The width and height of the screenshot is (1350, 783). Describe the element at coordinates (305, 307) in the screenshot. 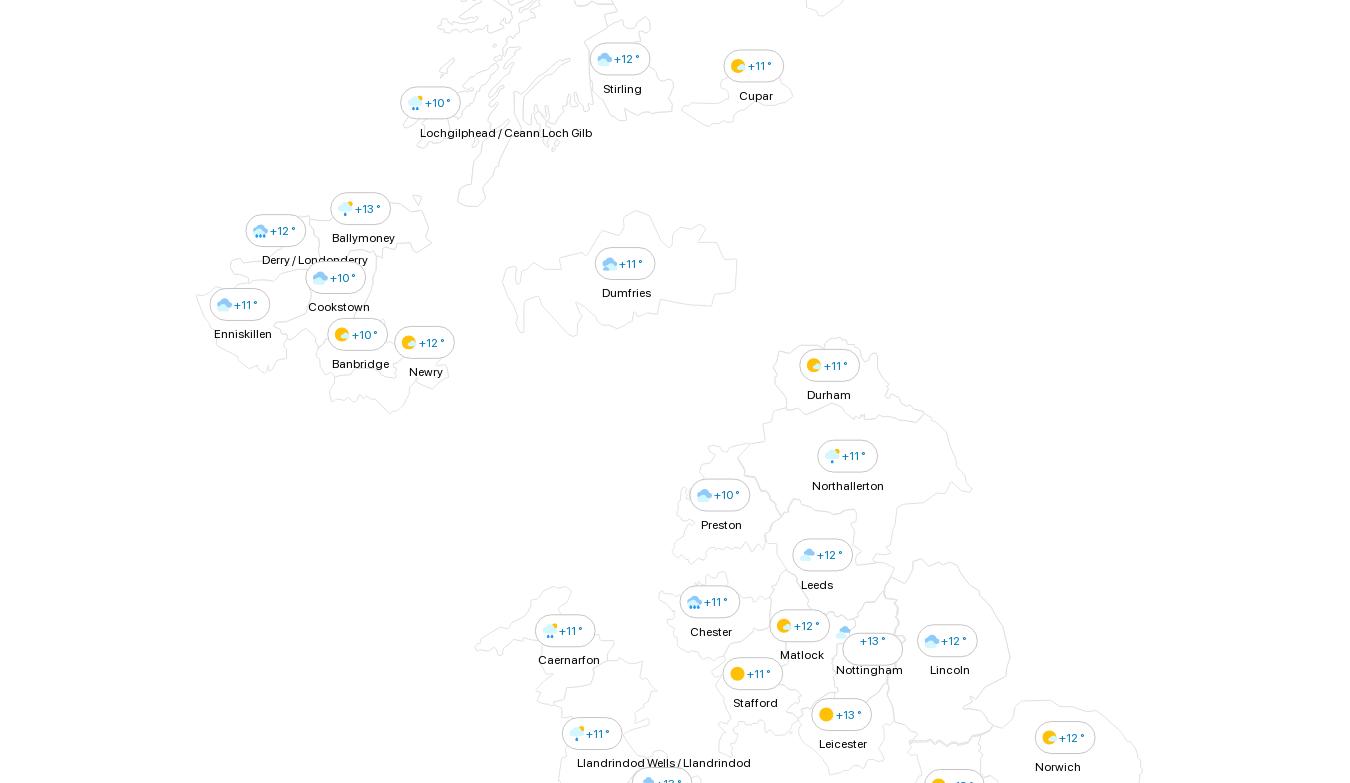

I see `'Cookstown'` at that location.